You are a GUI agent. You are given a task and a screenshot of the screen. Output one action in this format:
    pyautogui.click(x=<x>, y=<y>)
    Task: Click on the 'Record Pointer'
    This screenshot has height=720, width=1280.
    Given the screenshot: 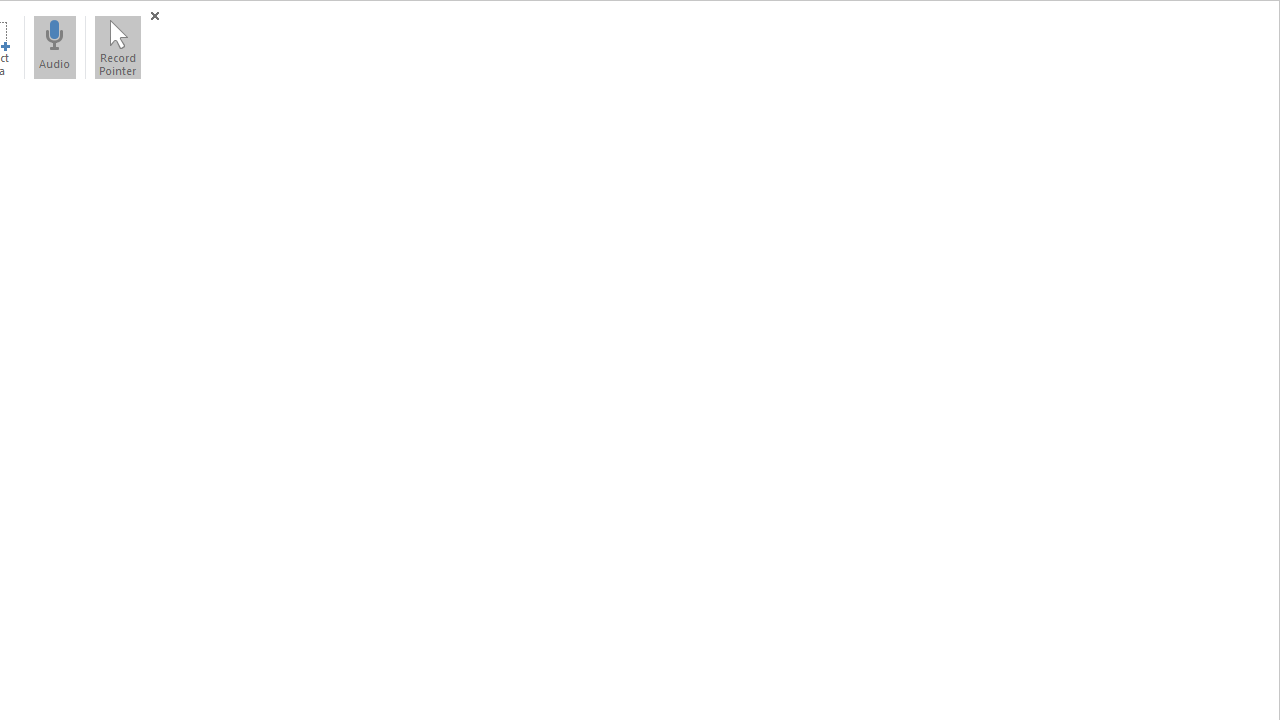 What is the action you would take?
    pyautogui.click(x=116, y=46)
    